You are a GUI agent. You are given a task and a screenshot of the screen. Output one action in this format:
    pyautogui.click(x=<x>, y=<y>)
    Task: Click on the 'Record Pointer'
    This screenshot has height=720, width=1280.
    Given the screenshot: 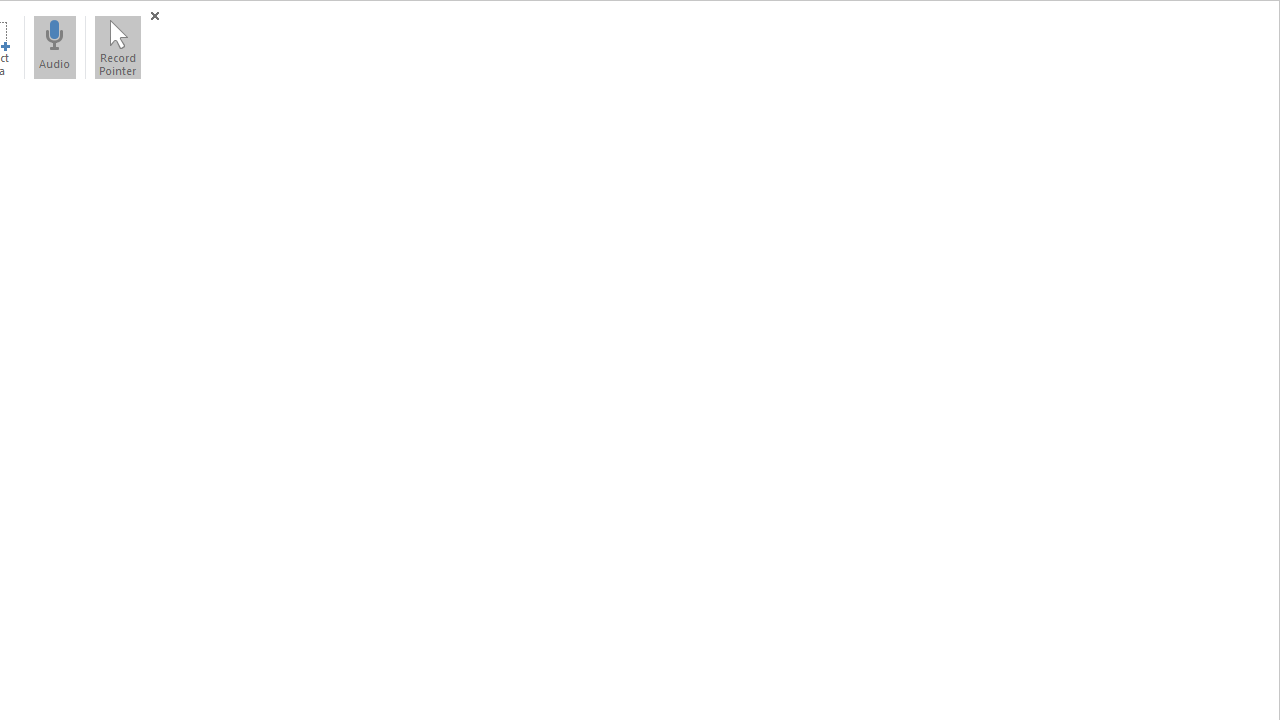 What is the action you would take?
    pyautogui.click(x=116, y=46)
    